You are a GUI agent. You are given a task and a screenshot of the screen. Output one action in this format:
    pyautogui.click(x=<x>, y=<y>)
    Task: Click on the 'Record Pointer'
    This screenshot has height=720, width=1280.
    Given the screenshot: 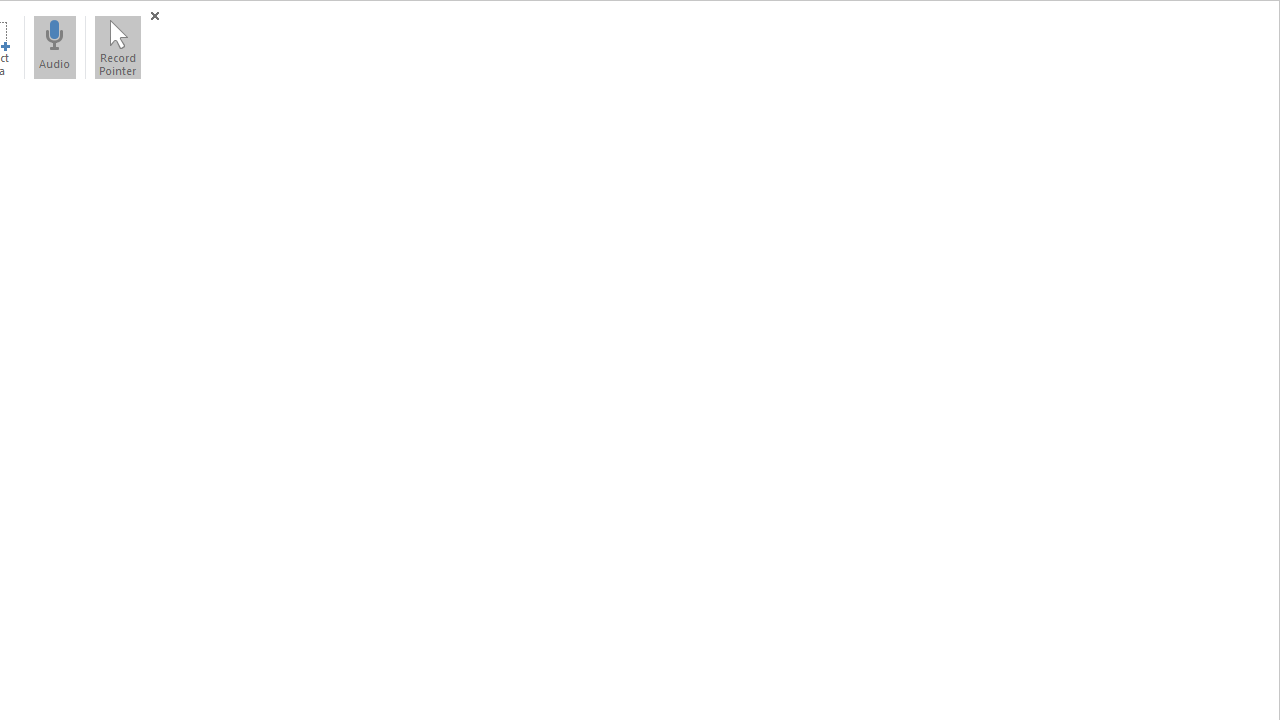 What is the action you would take?
    pyautogui.click(x=116, y=46)
    